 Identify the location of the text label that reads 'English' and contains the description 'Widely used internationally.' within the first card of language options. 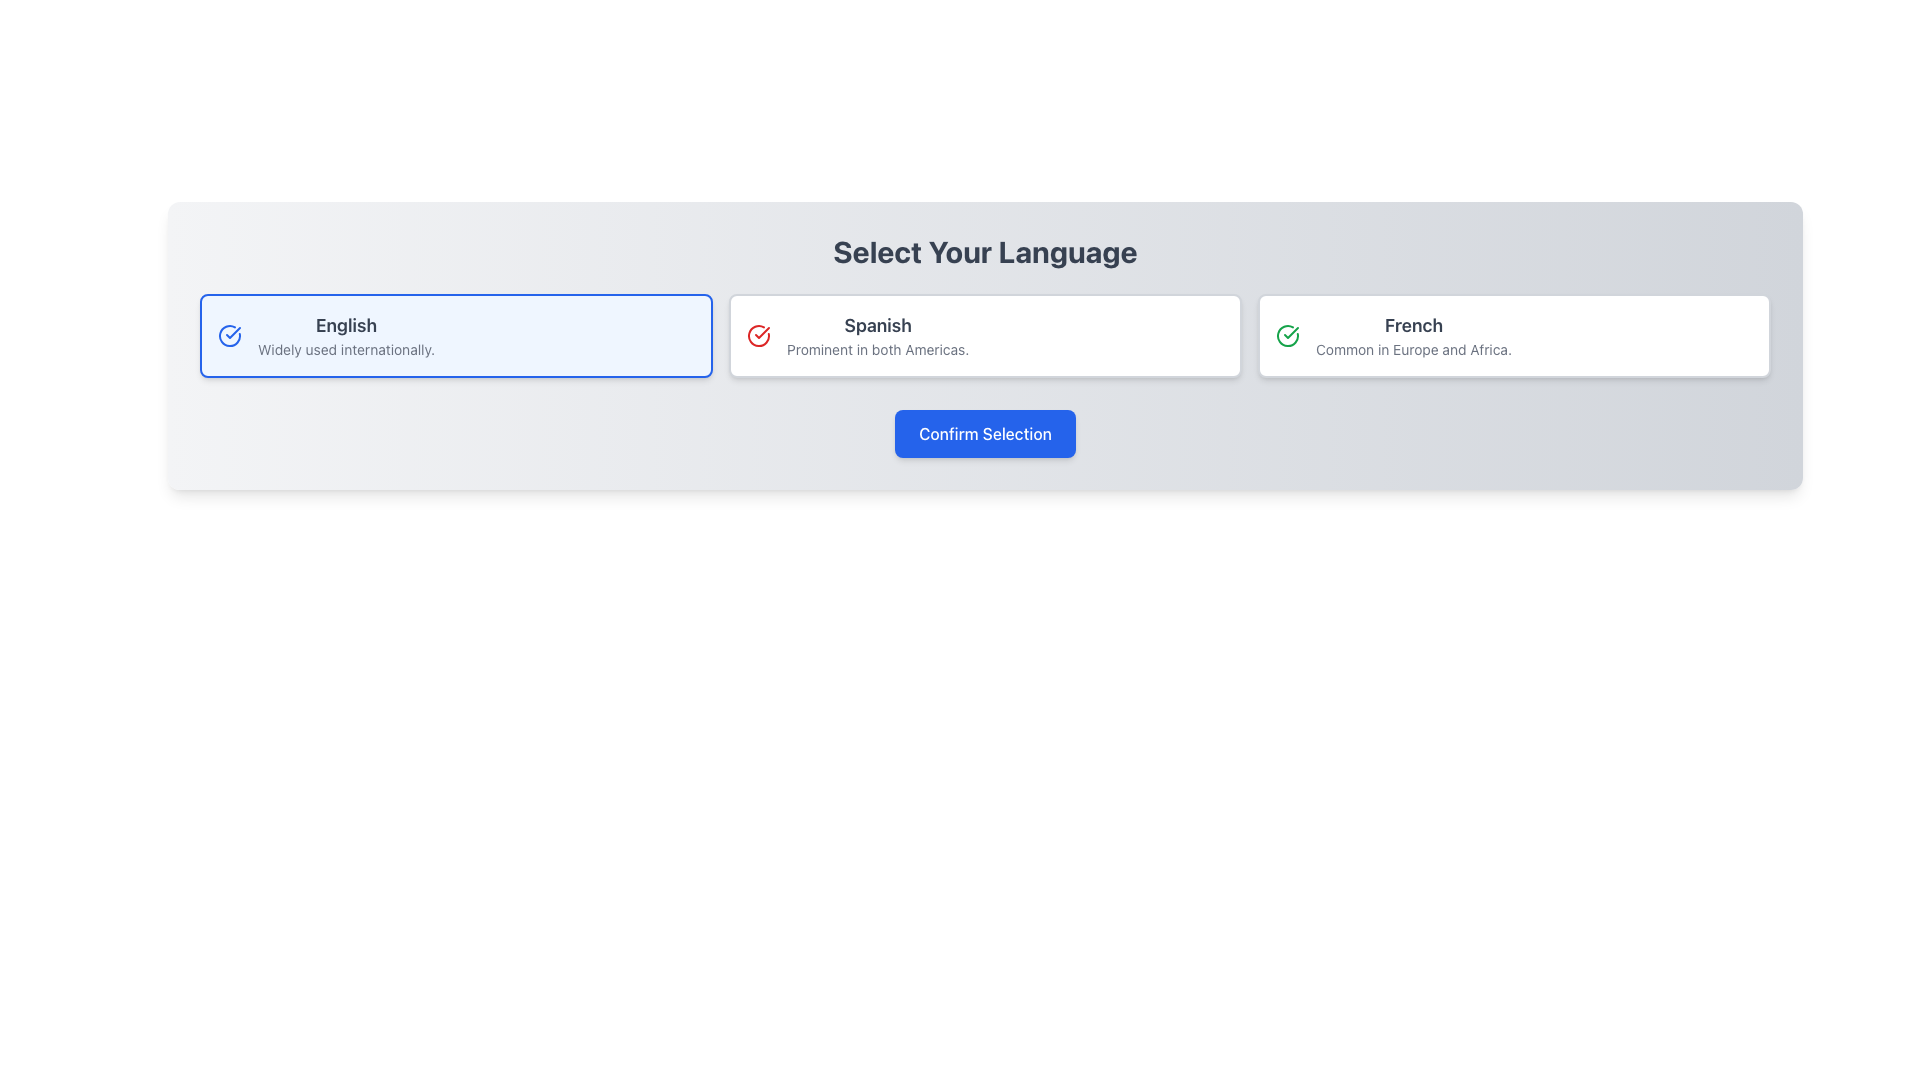
(346, 334).